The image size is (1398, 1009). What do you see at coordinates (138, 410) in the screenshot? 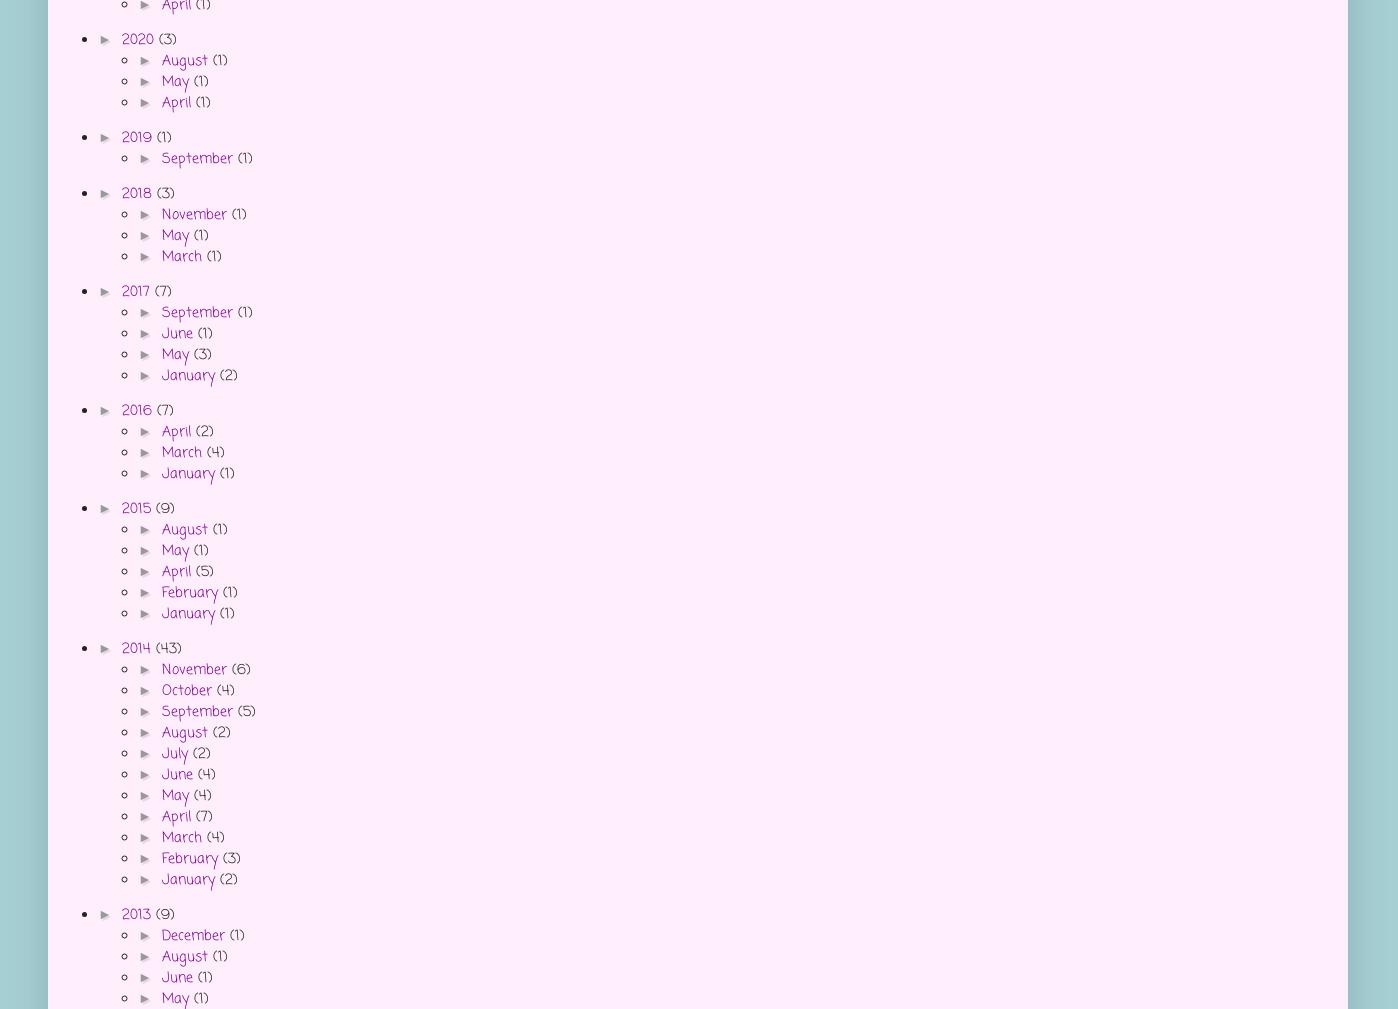
I see `'2016'` at bounding box center [138, 410].